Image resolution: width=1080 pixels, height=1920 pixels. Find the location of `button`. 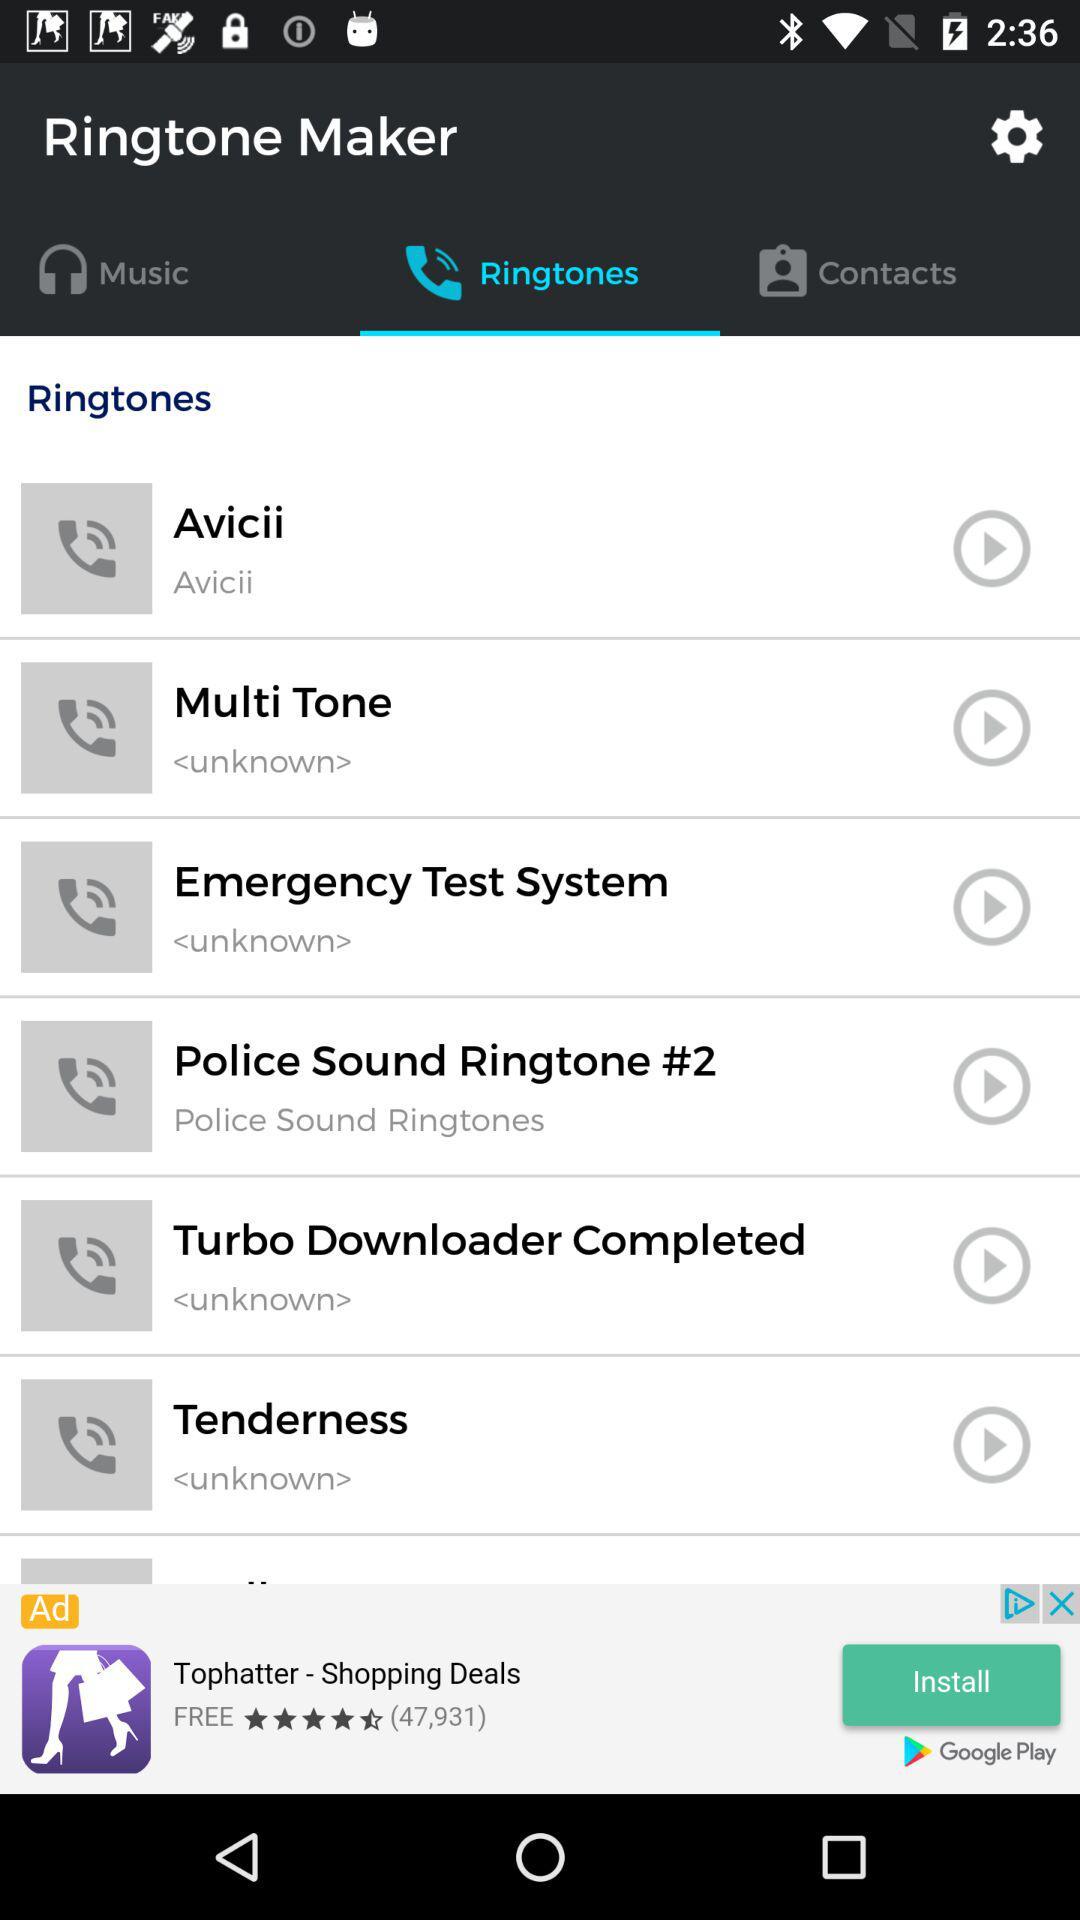

button is located at coordinates (991, 1085).